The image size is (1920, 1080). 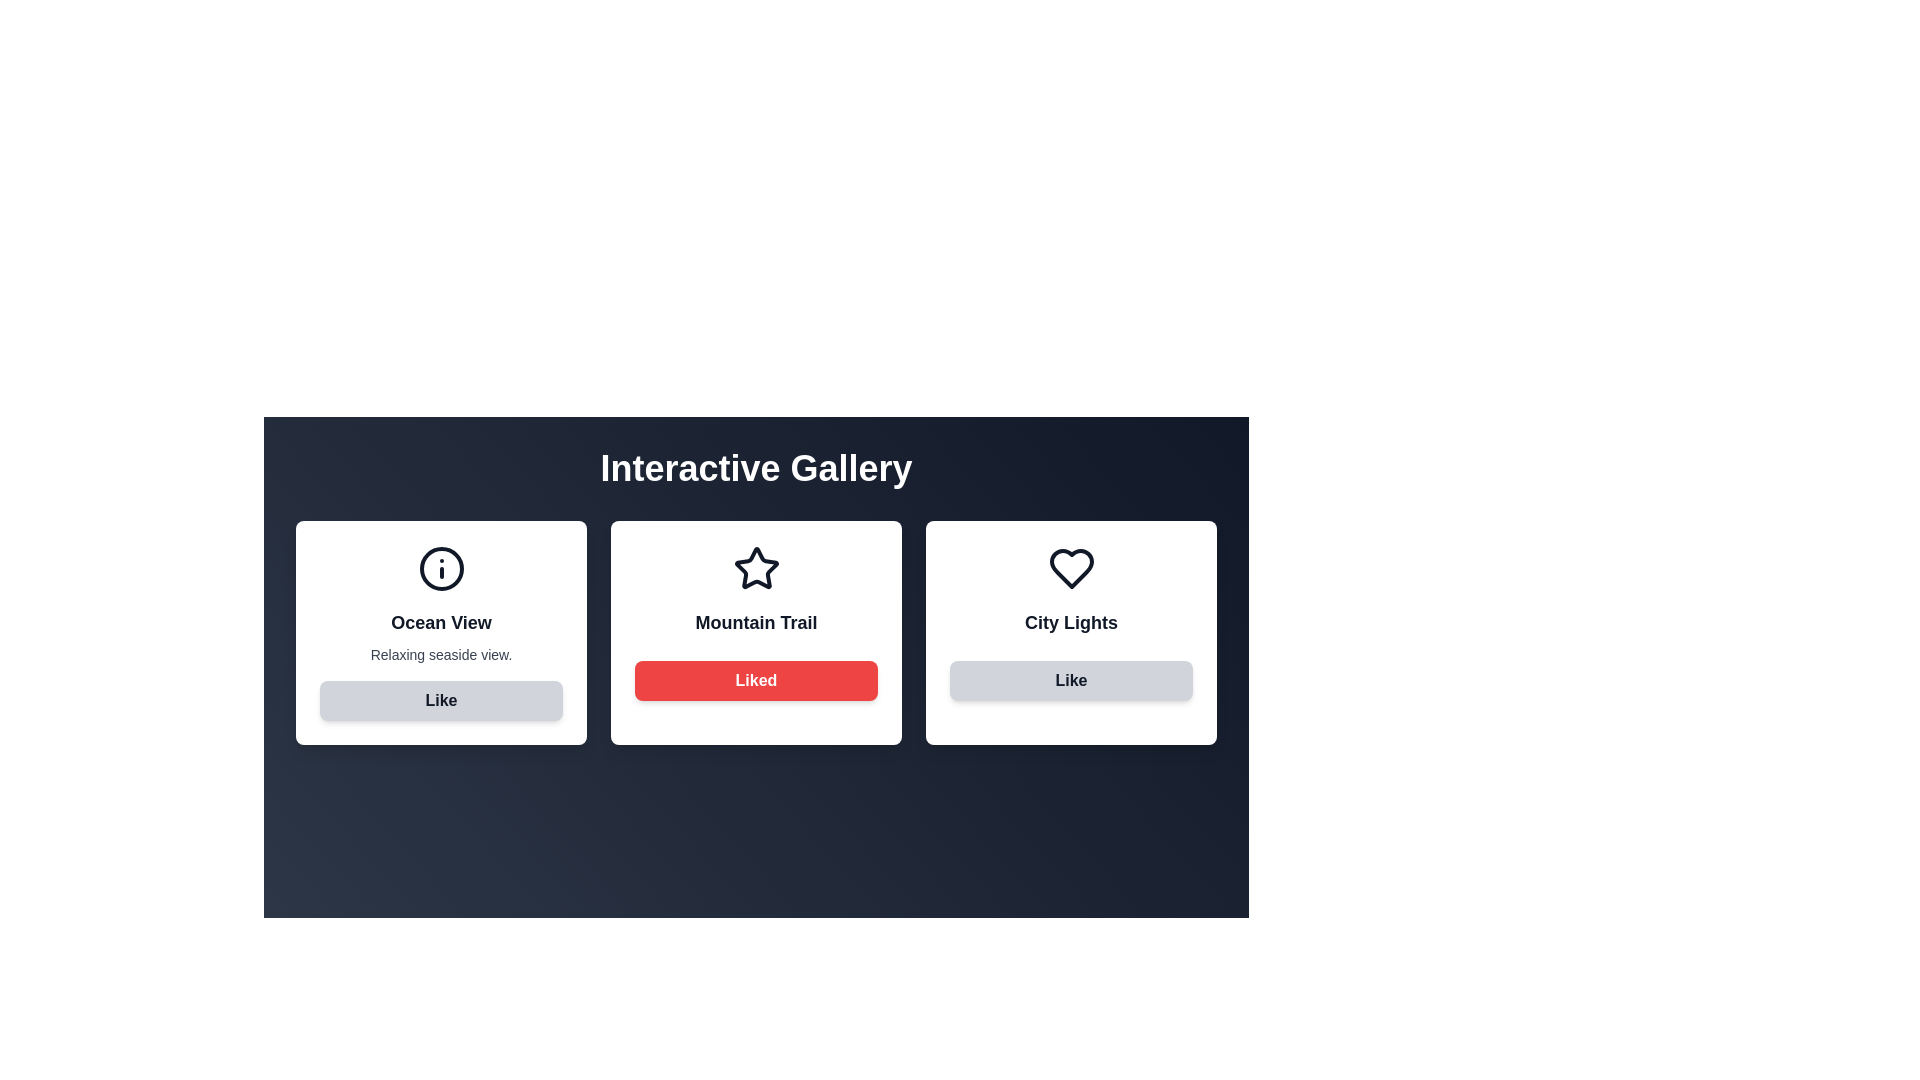 I want to click on the 'Like' button on the 'City Lights' card, which is the third card in a row of three within a grid layout, so click(x=1070, y=632).